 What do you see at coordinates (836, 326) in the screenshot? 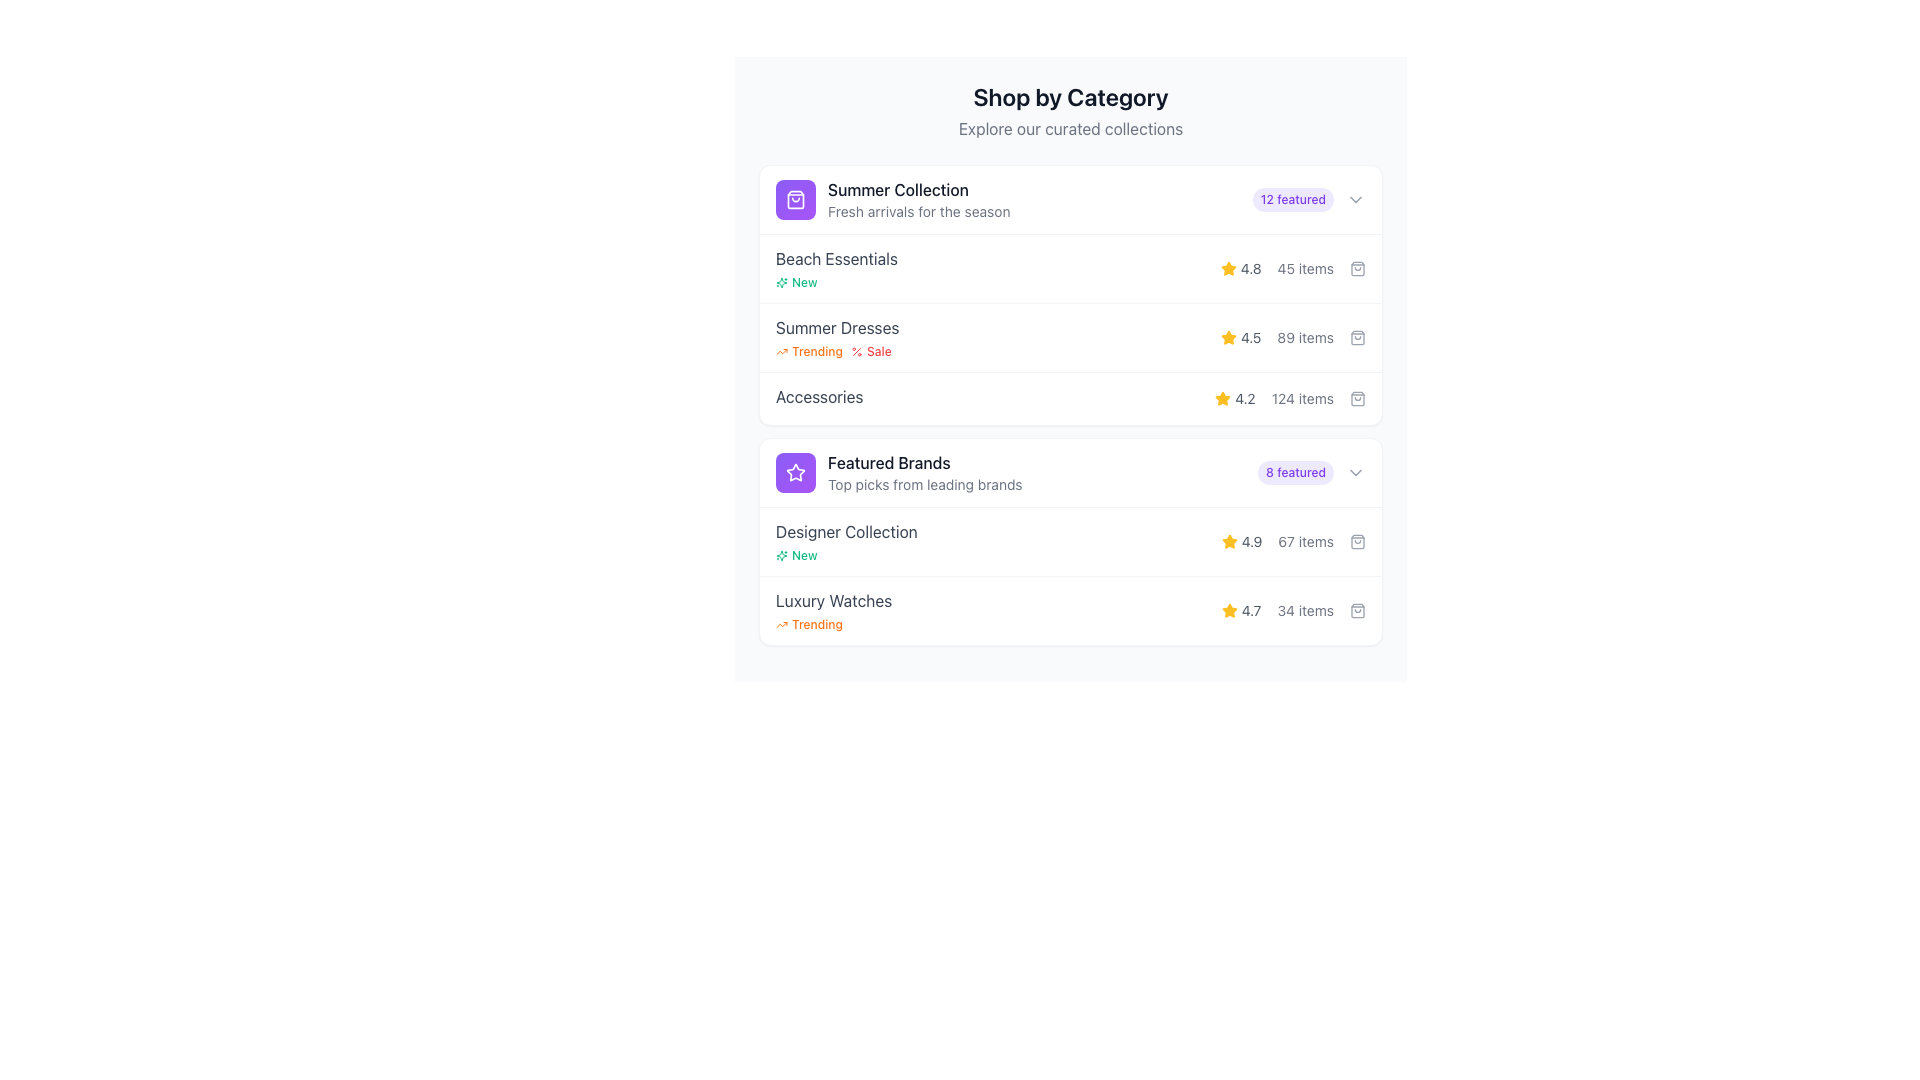
I see `the 'Summer Dresses' text label located in the 'Shop by Category' panel, positioned below the 'Summer Collection' title and above 'Beach Essentials'` at bounding box center [836, 326].